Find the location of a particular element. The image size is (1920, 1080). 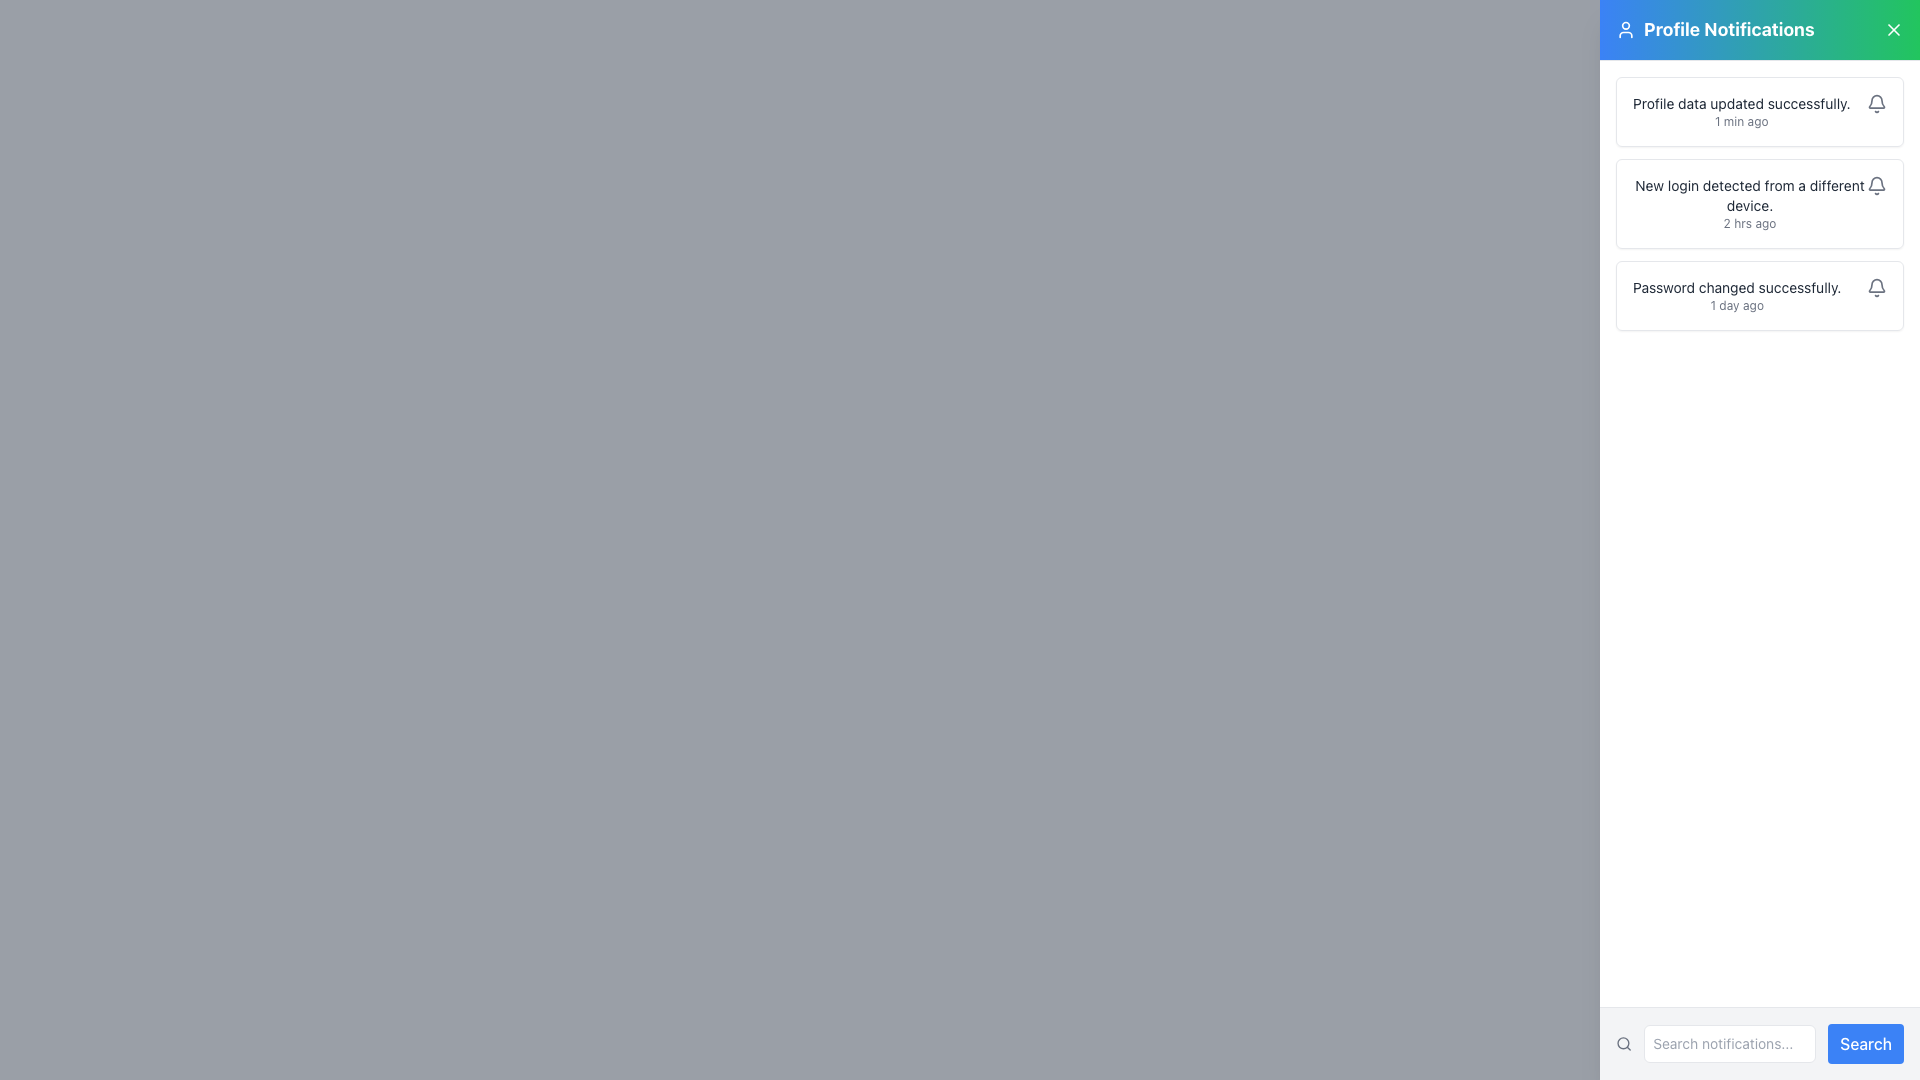

the small square button featuring an 'X' icon in white, located at the top-right corner of the green gradient header bar is located at coordinates (1893, 30).